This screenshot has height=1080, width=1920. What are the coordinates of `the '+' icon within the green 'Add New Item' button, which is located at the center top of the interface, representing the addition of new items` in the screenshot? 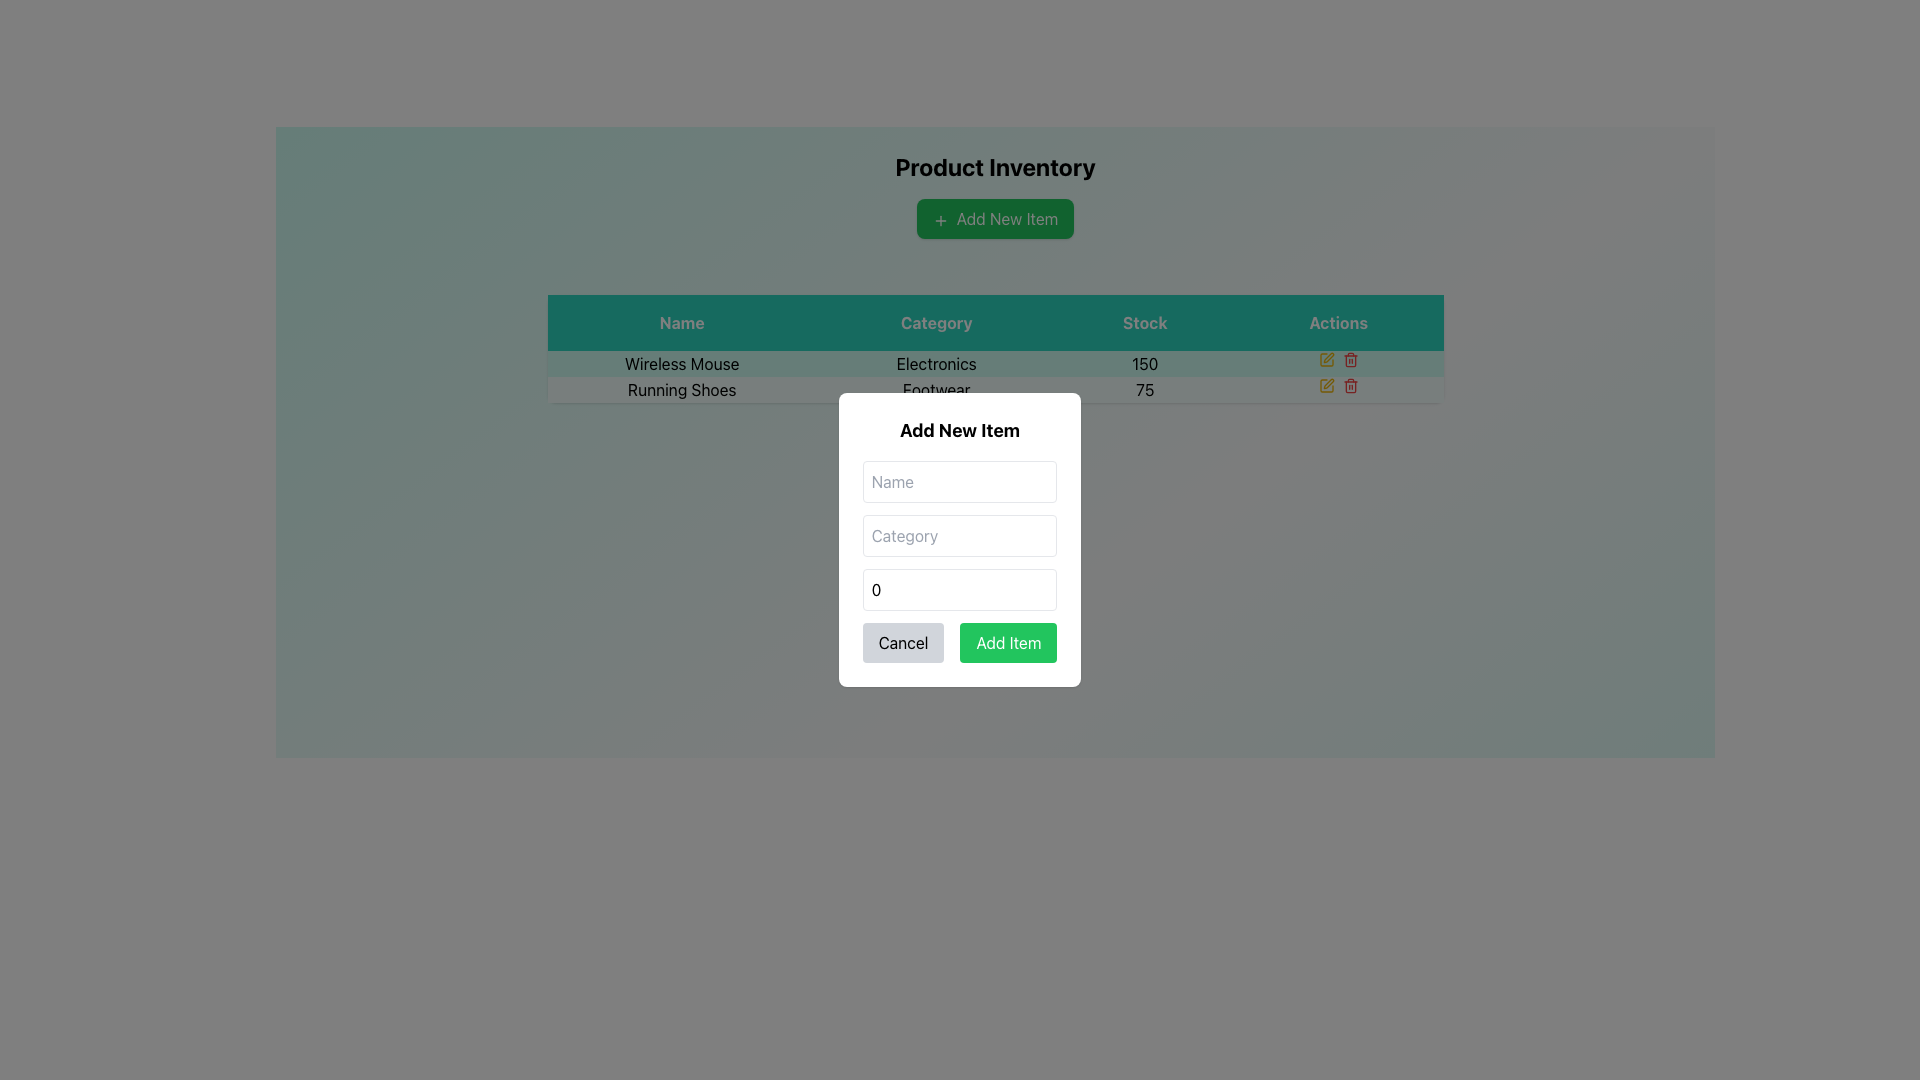 It's located at (939, 220).